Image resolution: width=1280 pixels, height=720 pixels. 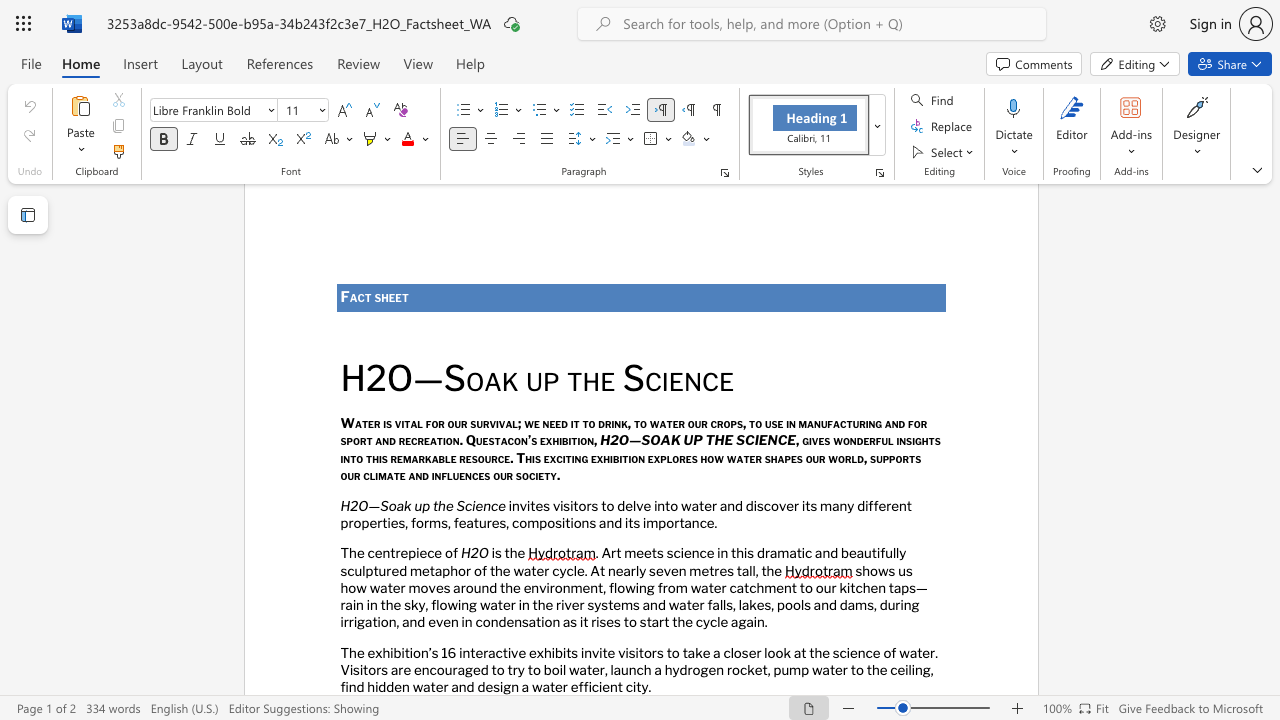 What do you see at coordinates (687, 652) in the screenshot?
I see `the subset text "ake a closer look at the science of water. Visitors are encouraged to try to boil water, launch a hydrogen rocket, pump water to the ceiling, find hidden water and design a water effici" within the text "The exhibition’s 16 interactive exhibits invite visitors to take a closer look at the science of water. Visitors are encouraged to try to boil water, launch a hydrogen rocket, pump water to the ceiling, find hidden water and design a water efficient city."` at bounding box center [687, 652].